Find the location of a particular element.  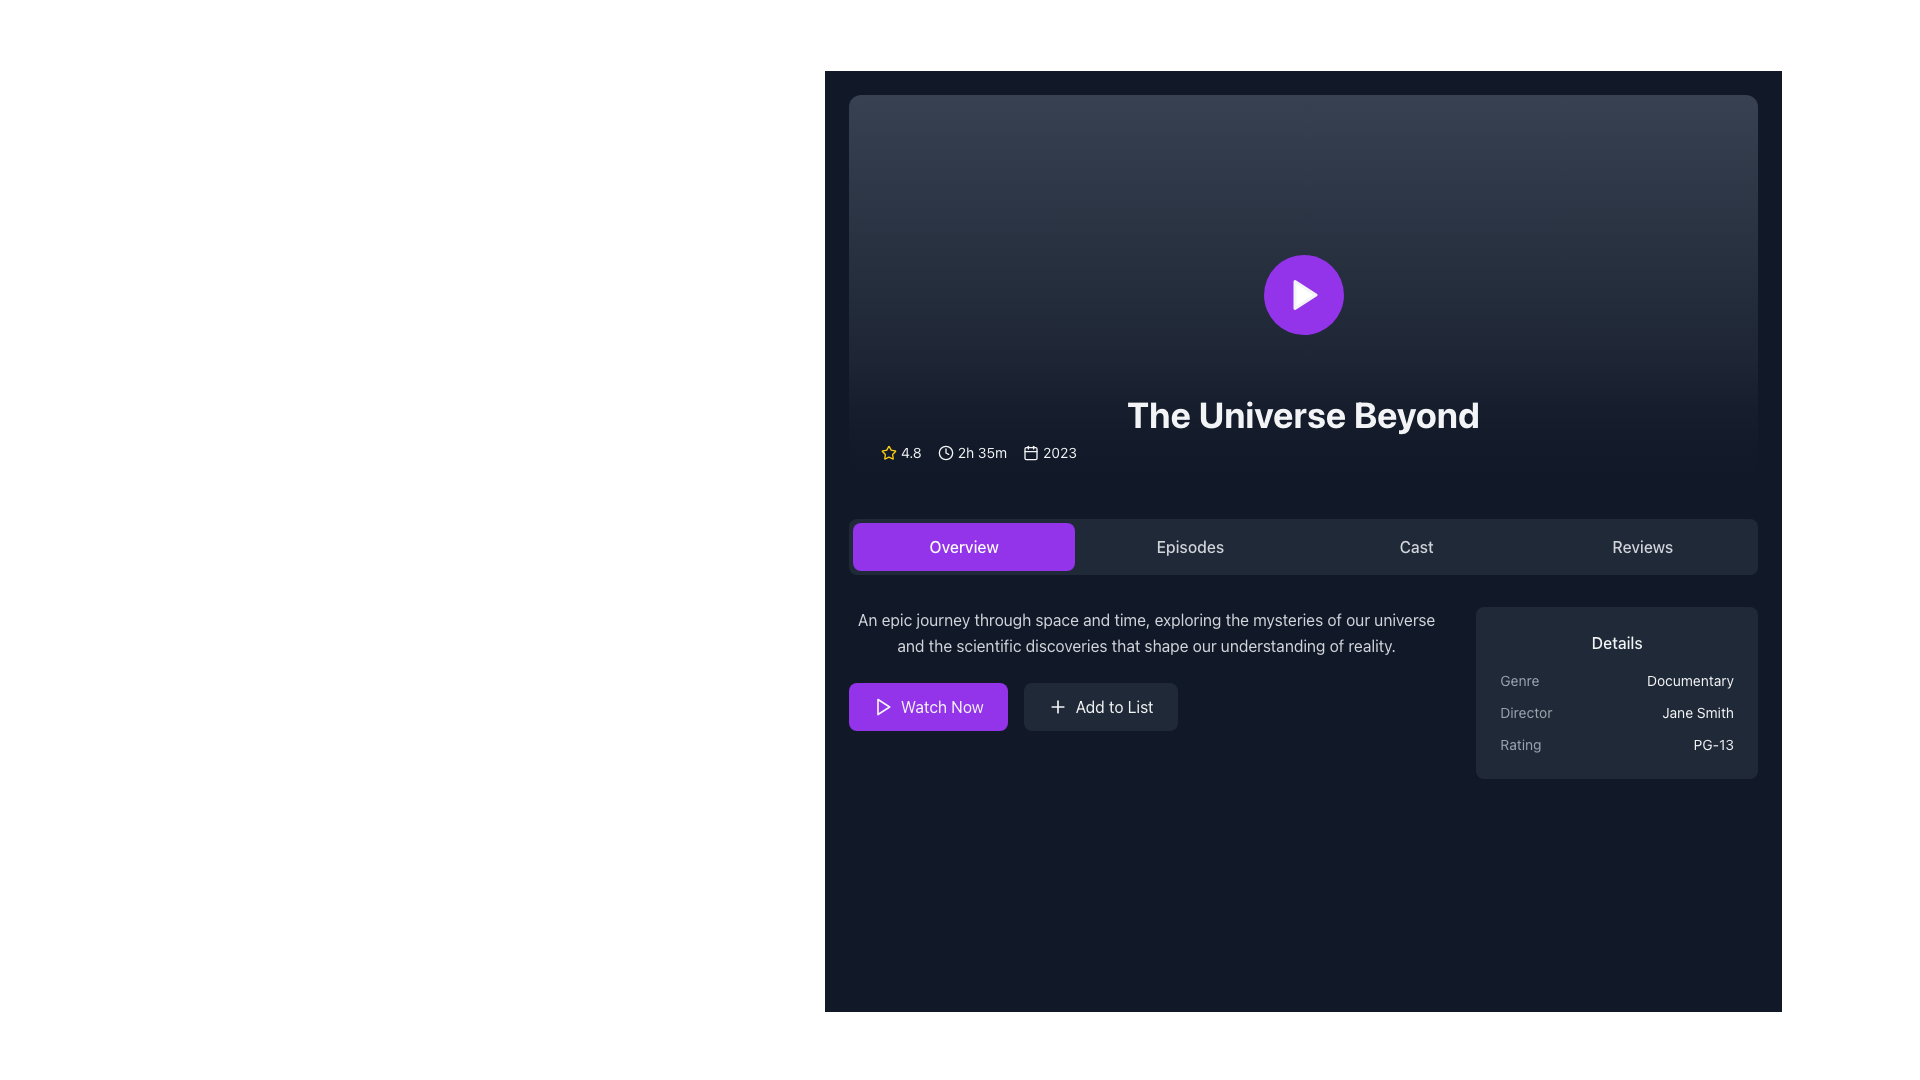

numeric text '2023' which is accompanied by a calendar icon, located within the metadata group to the right of the duration text '2h 35m' is located at coordinates (1049, 452).